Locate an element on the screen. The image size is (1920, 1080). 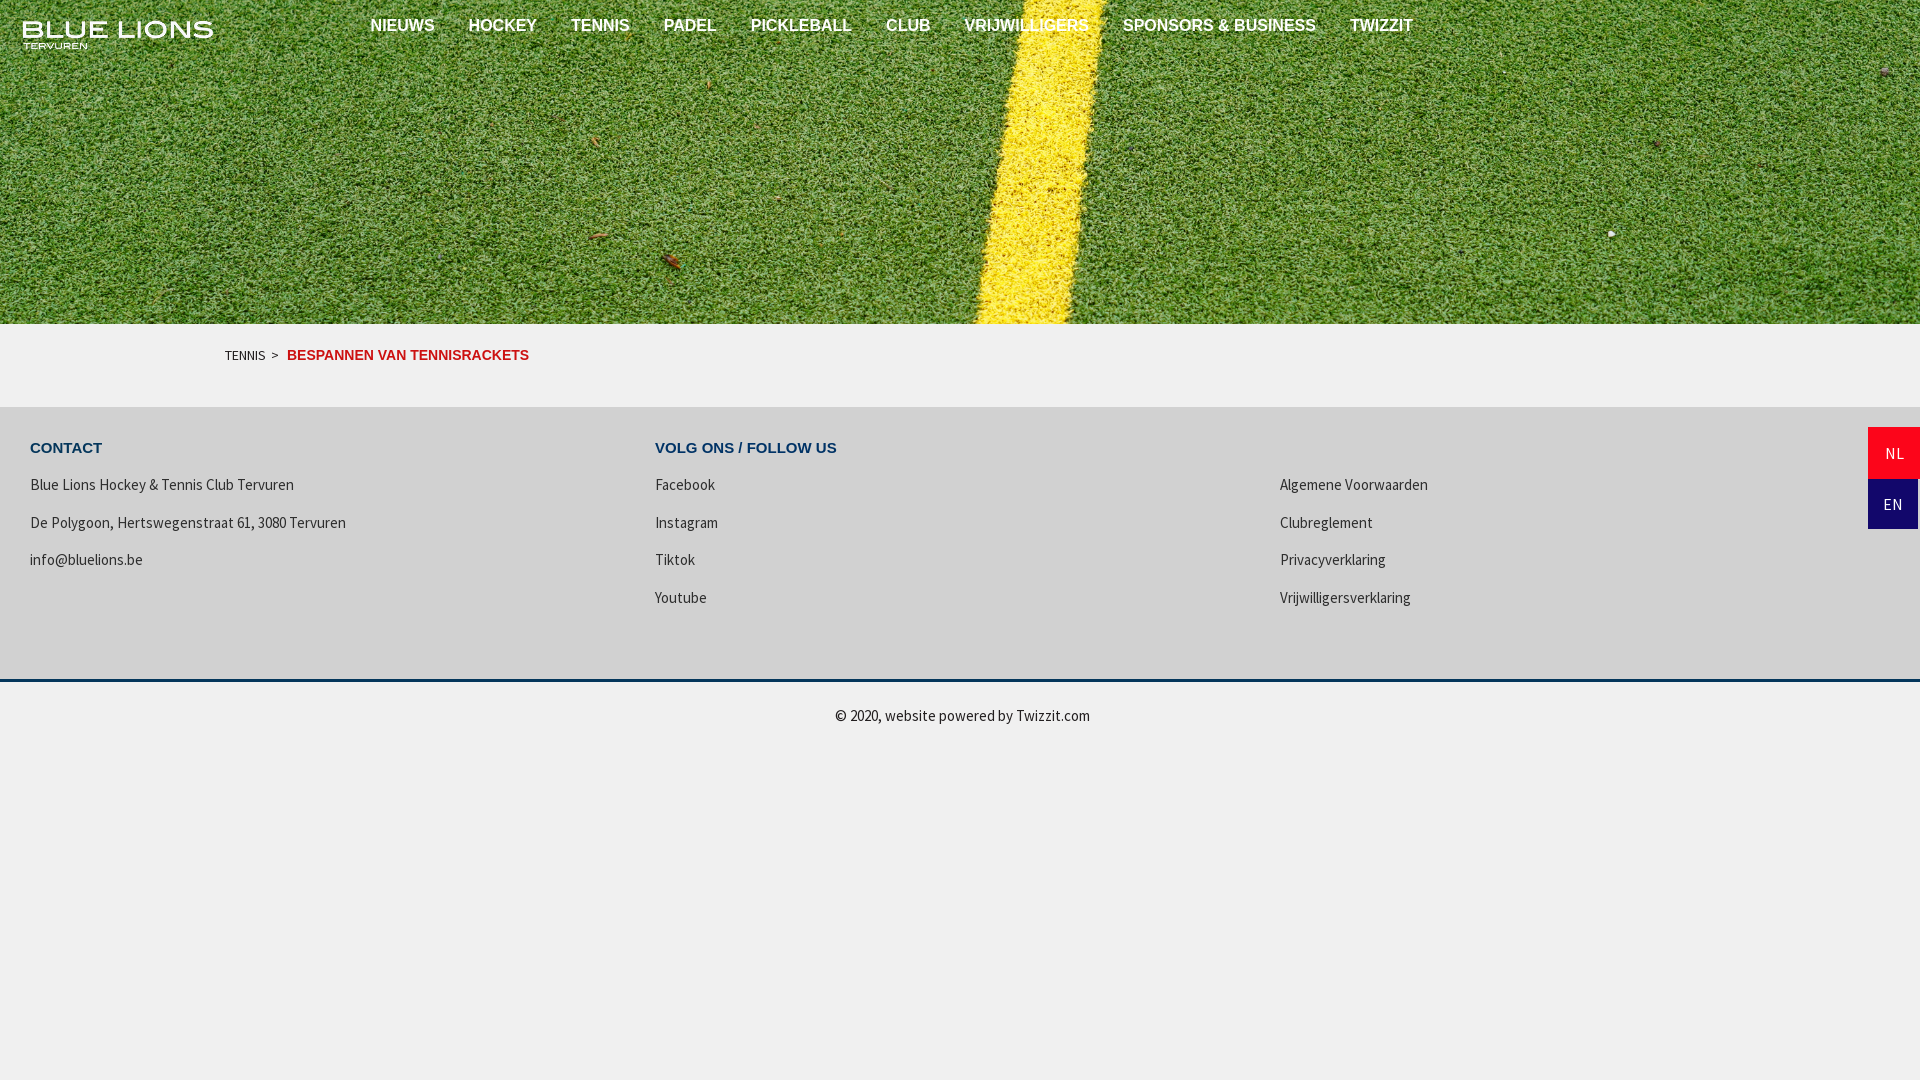
'BESPANNEN VAN TENNISRACKETS' is located at coordinates (286, 354).